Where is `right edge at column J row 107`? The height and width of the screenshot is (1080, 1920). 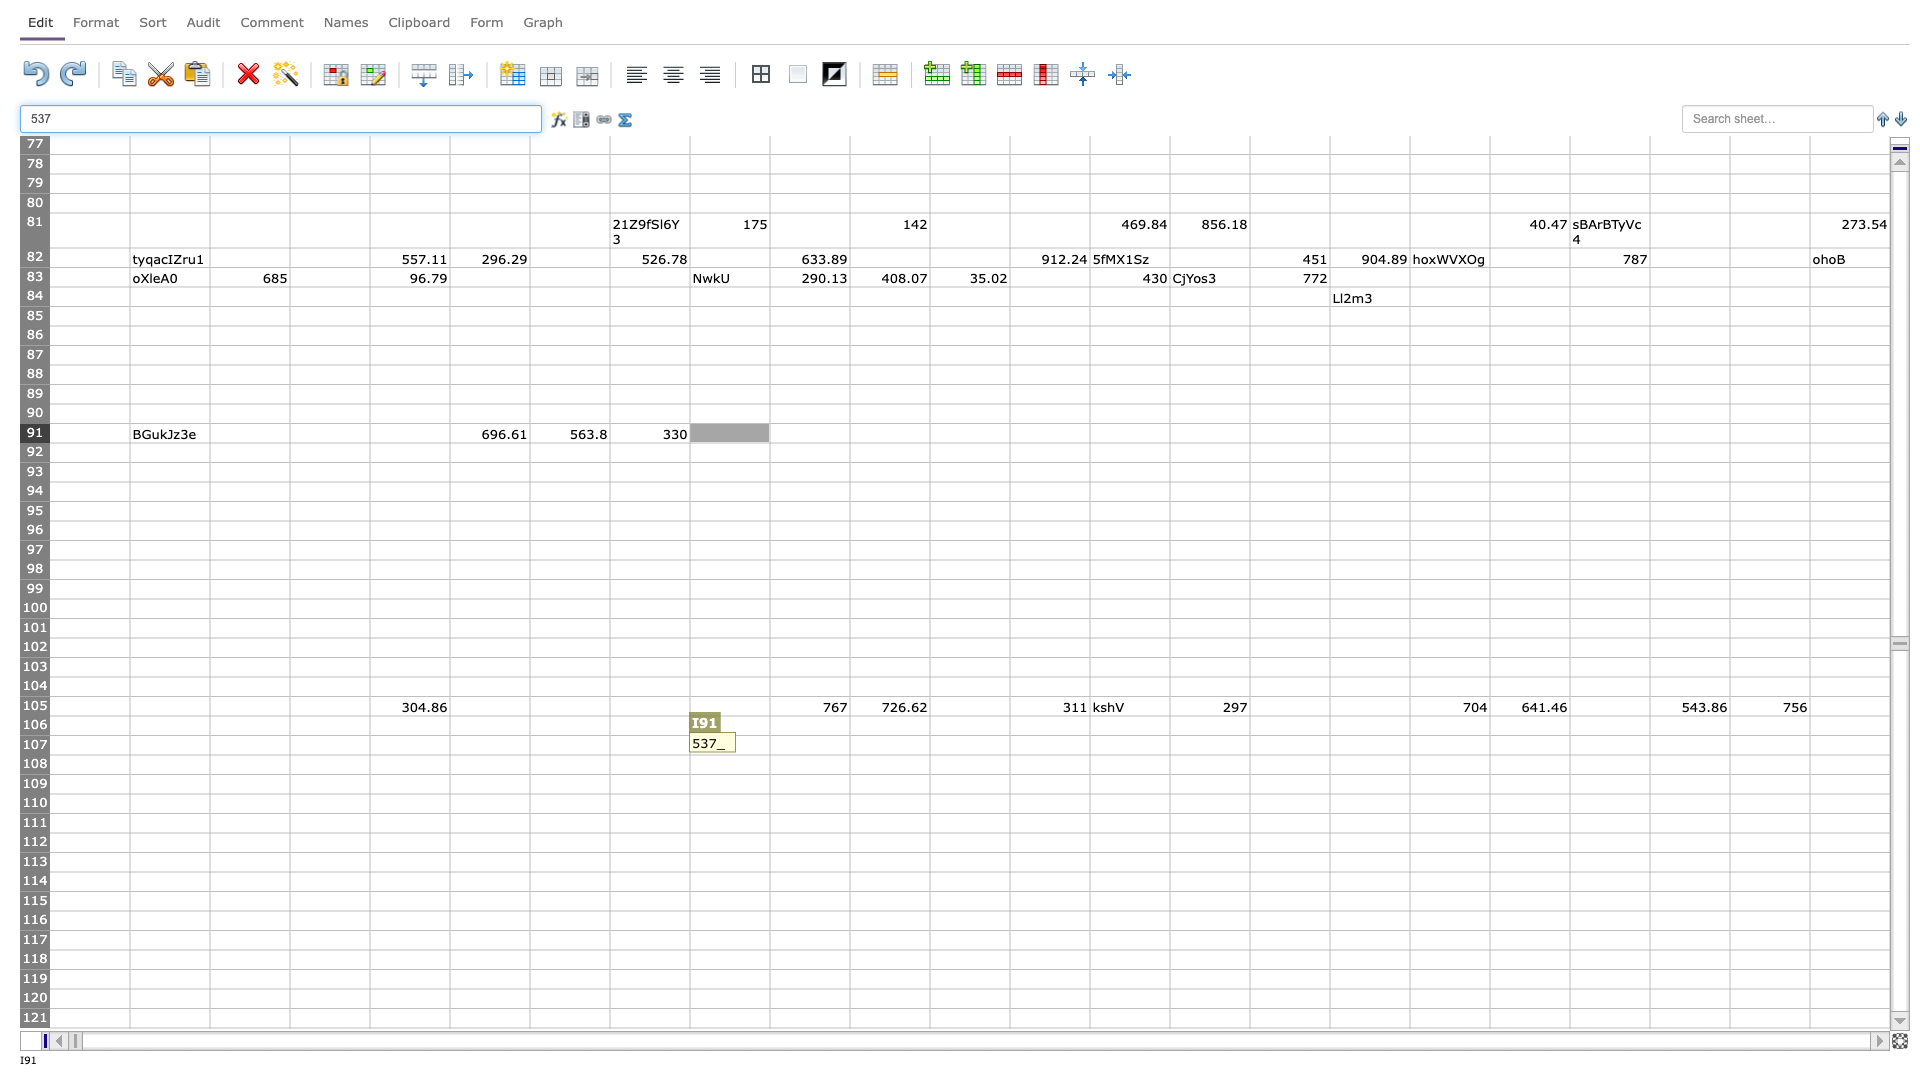
right edge at column J row 107 is located at coordinates (849, 745).